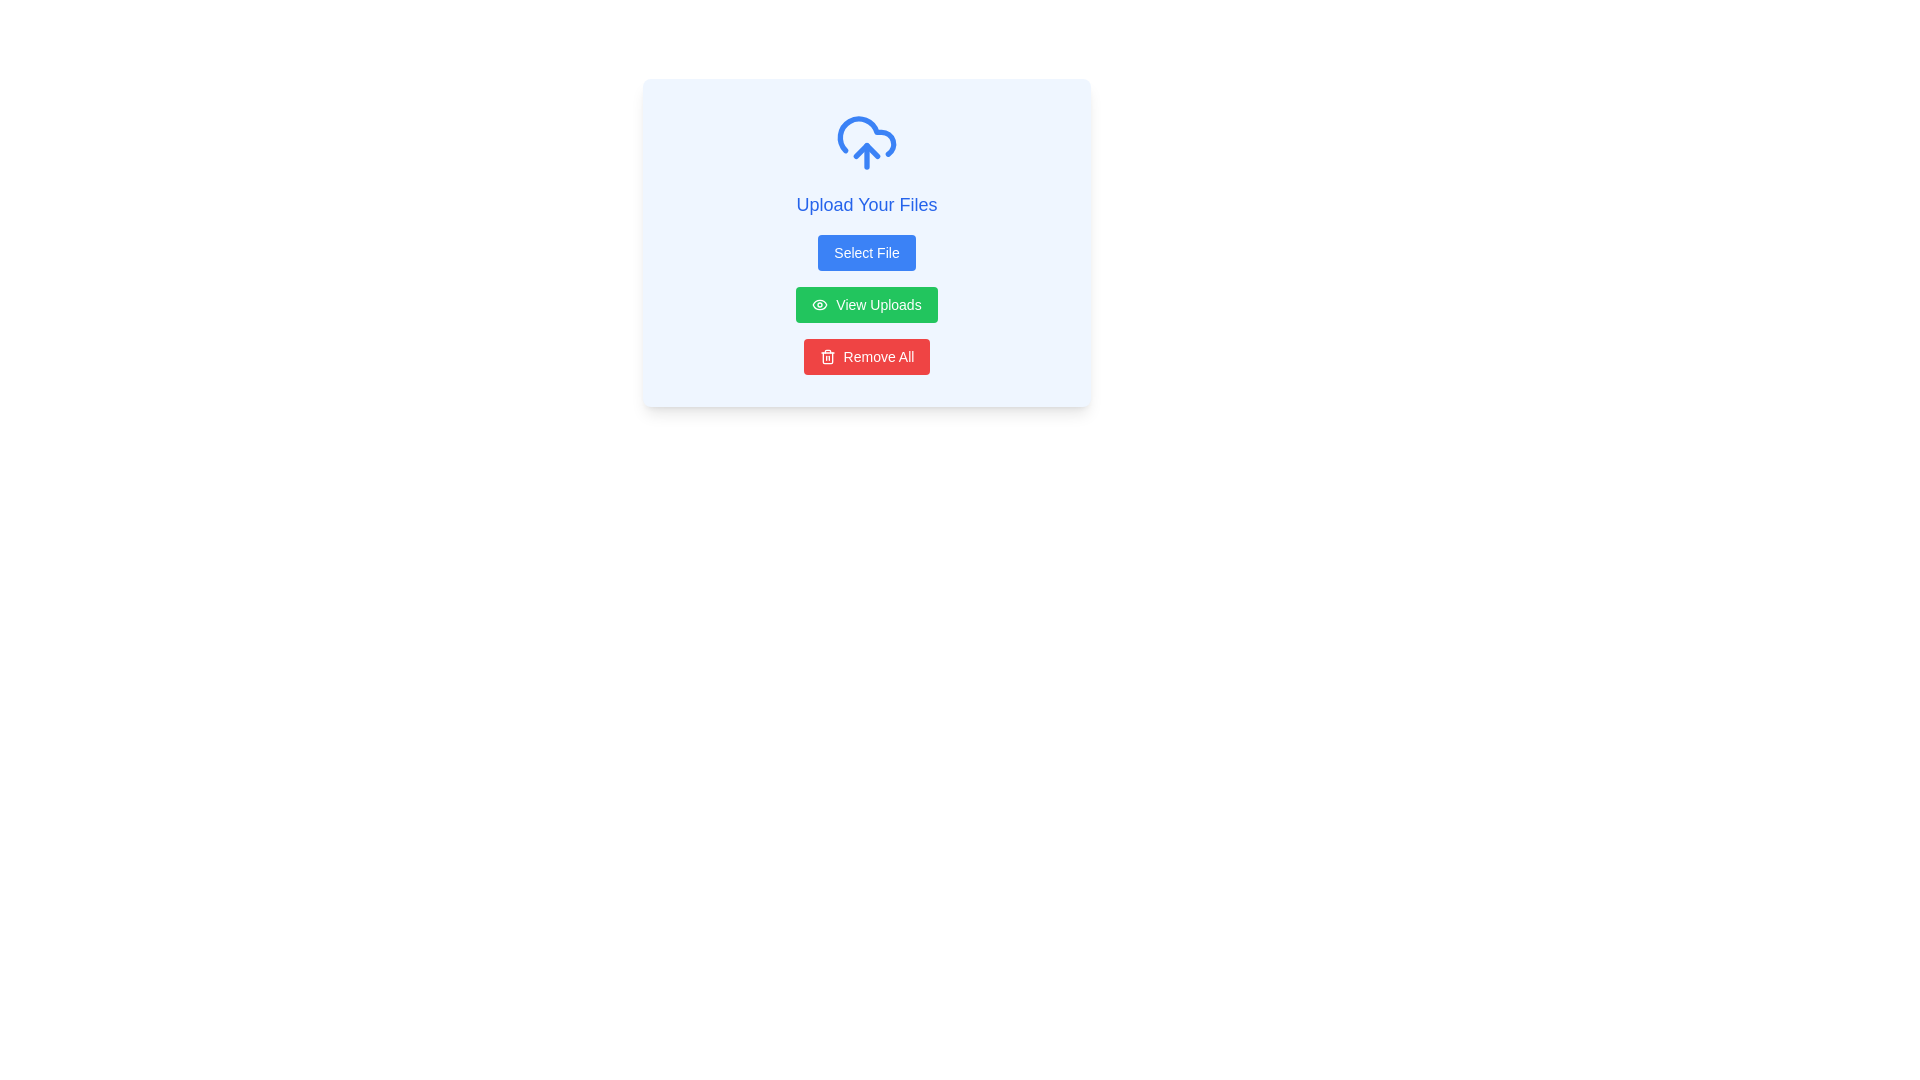  What do you see at coordinates (820, 304) in the screenshot?
I see `the decorative eye-shaped icon located on the left side of the 'View Uploads' button in the centered modal under the header 'Upload Your Files'` at bounding box center [820, 304].